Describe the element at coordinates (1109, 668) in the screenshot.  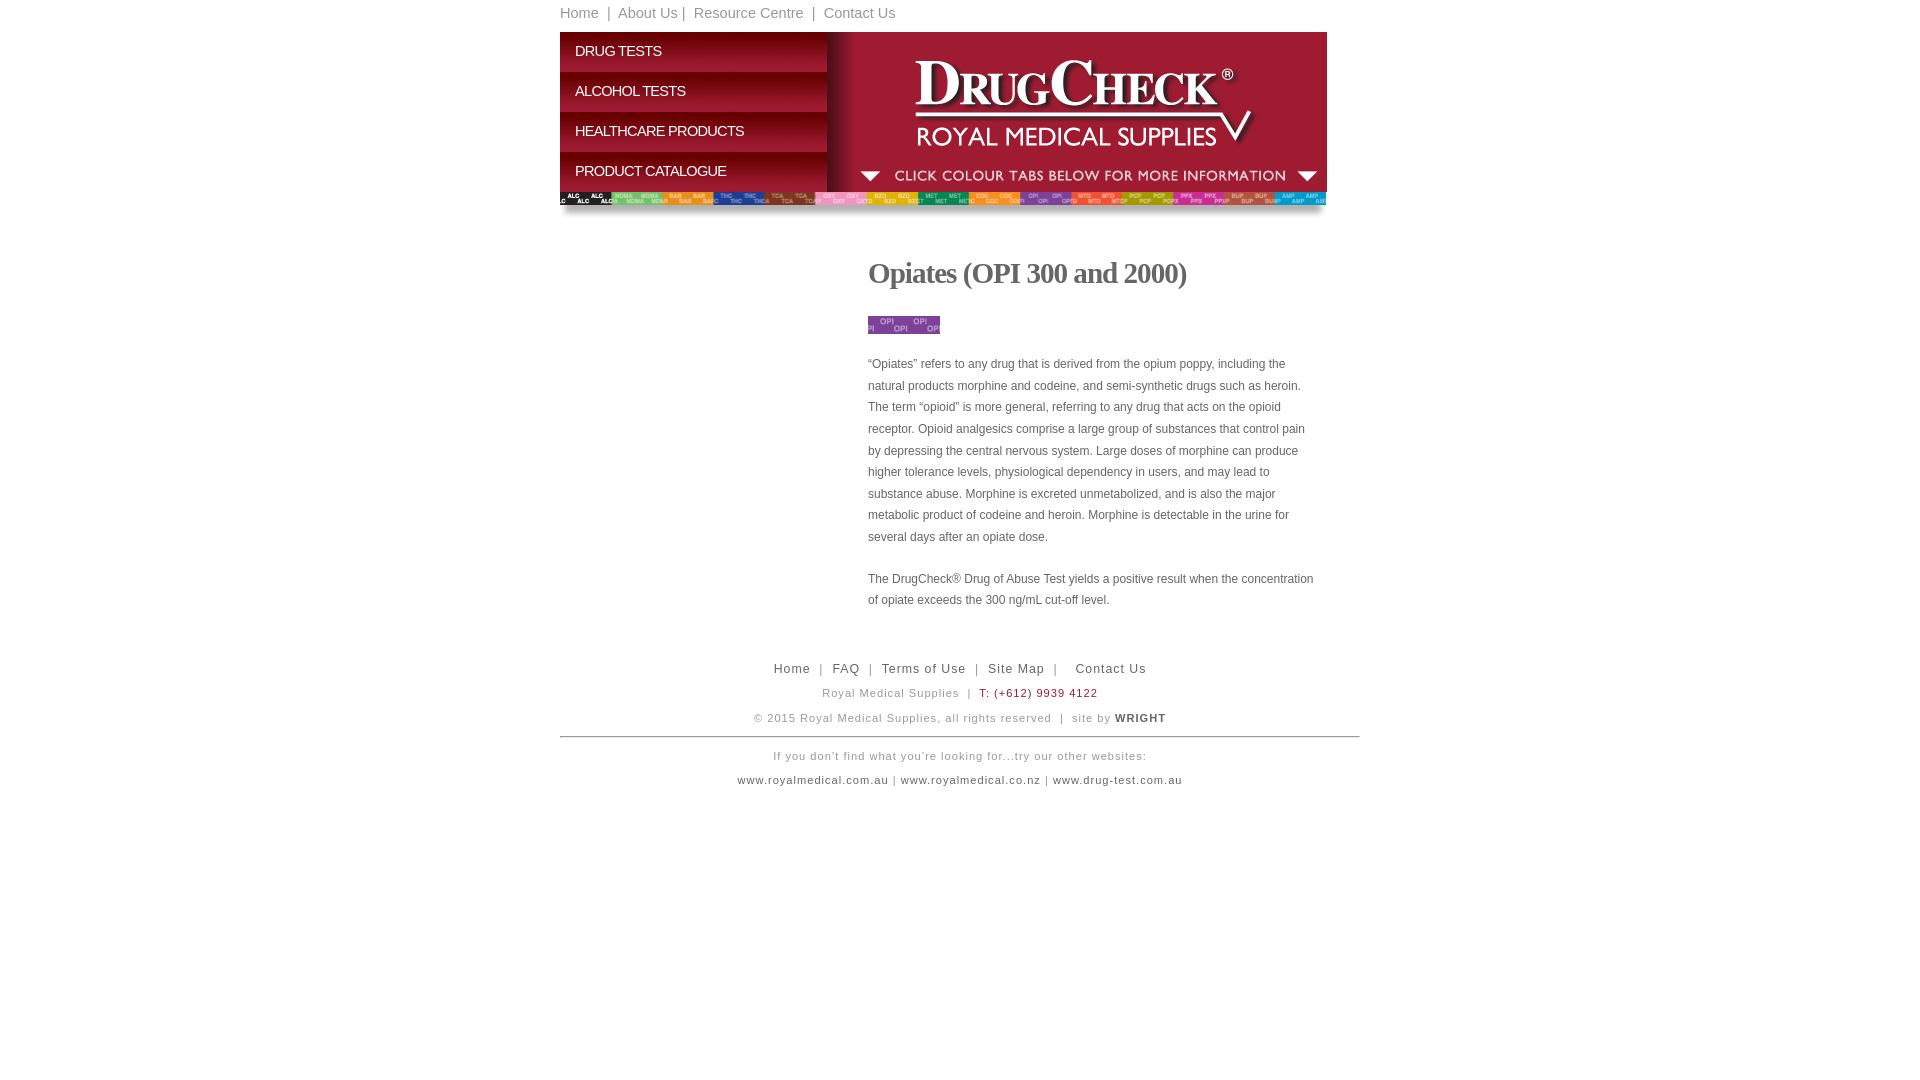
I see `'Contact Us'` at that location.